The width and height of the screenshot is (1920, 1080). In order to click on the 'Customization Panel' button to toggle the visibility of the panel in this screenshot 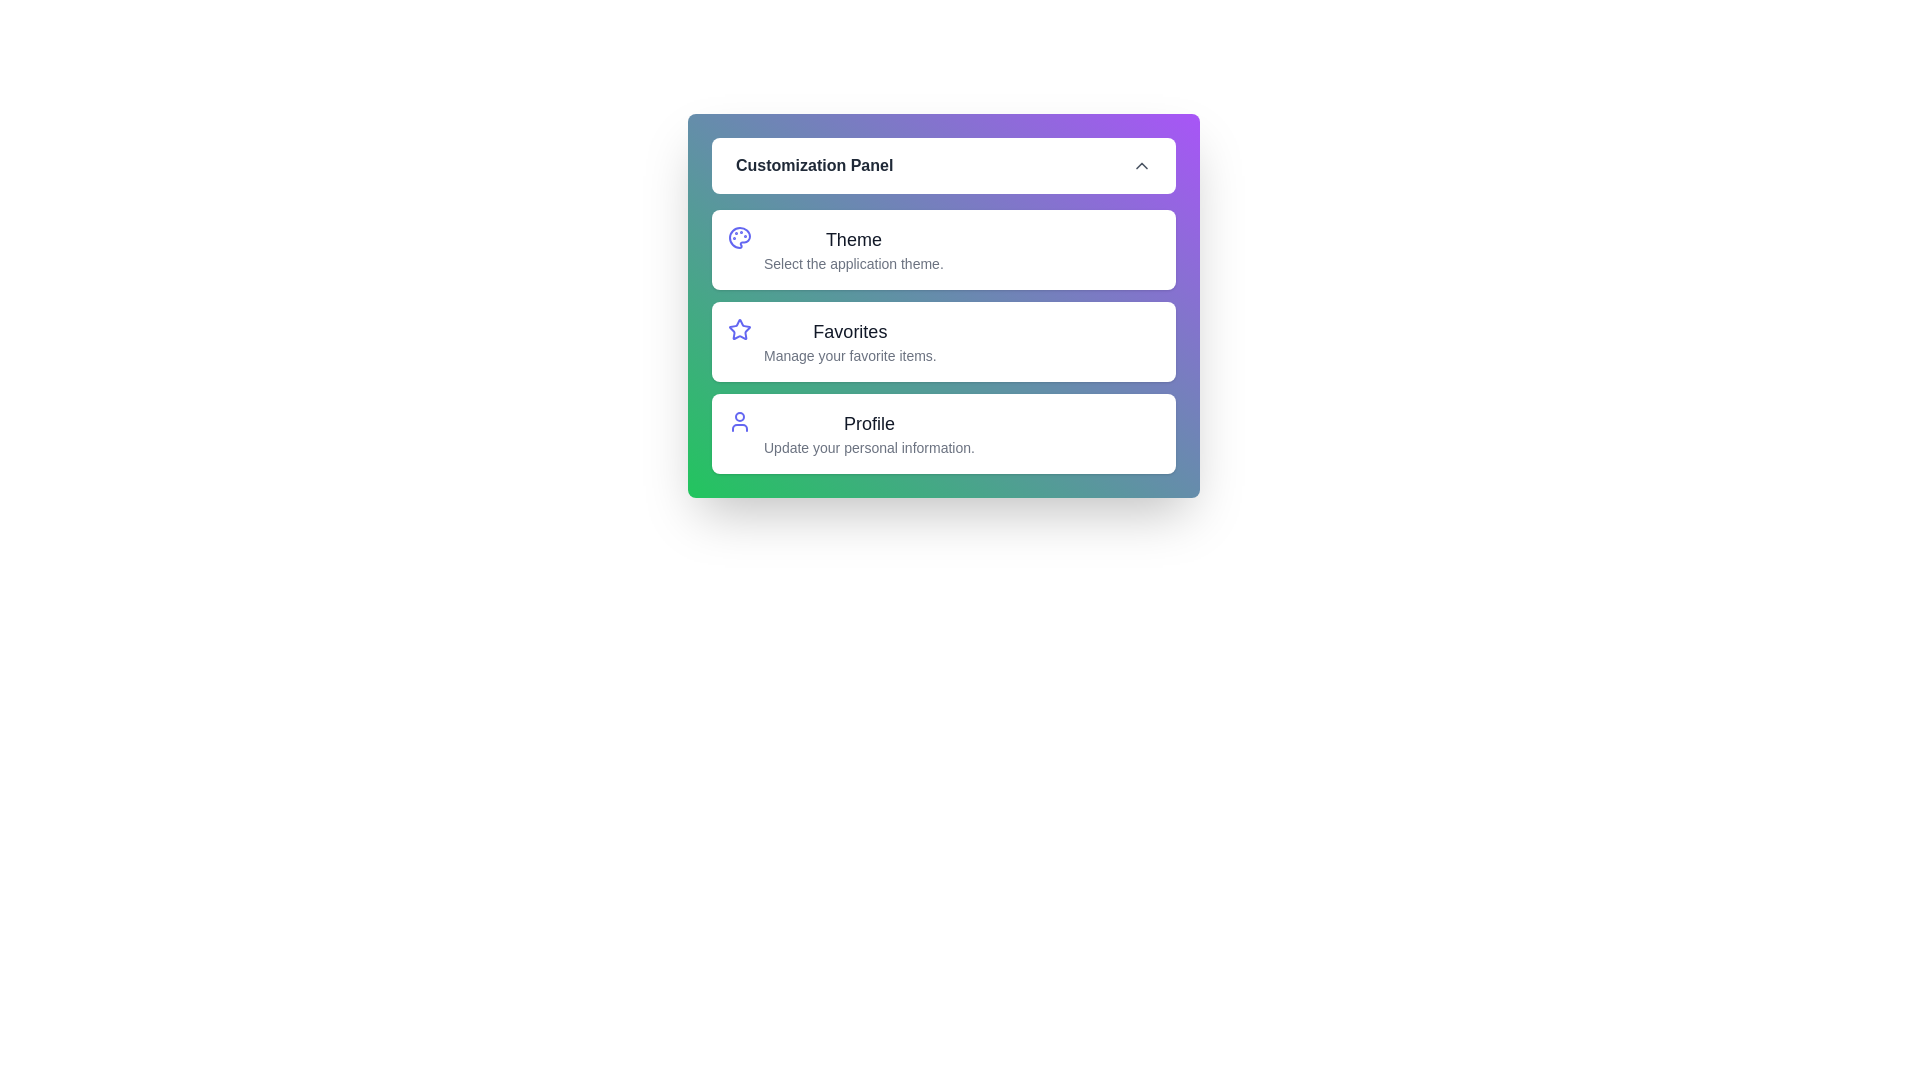, I will do `click(943, 164)`.